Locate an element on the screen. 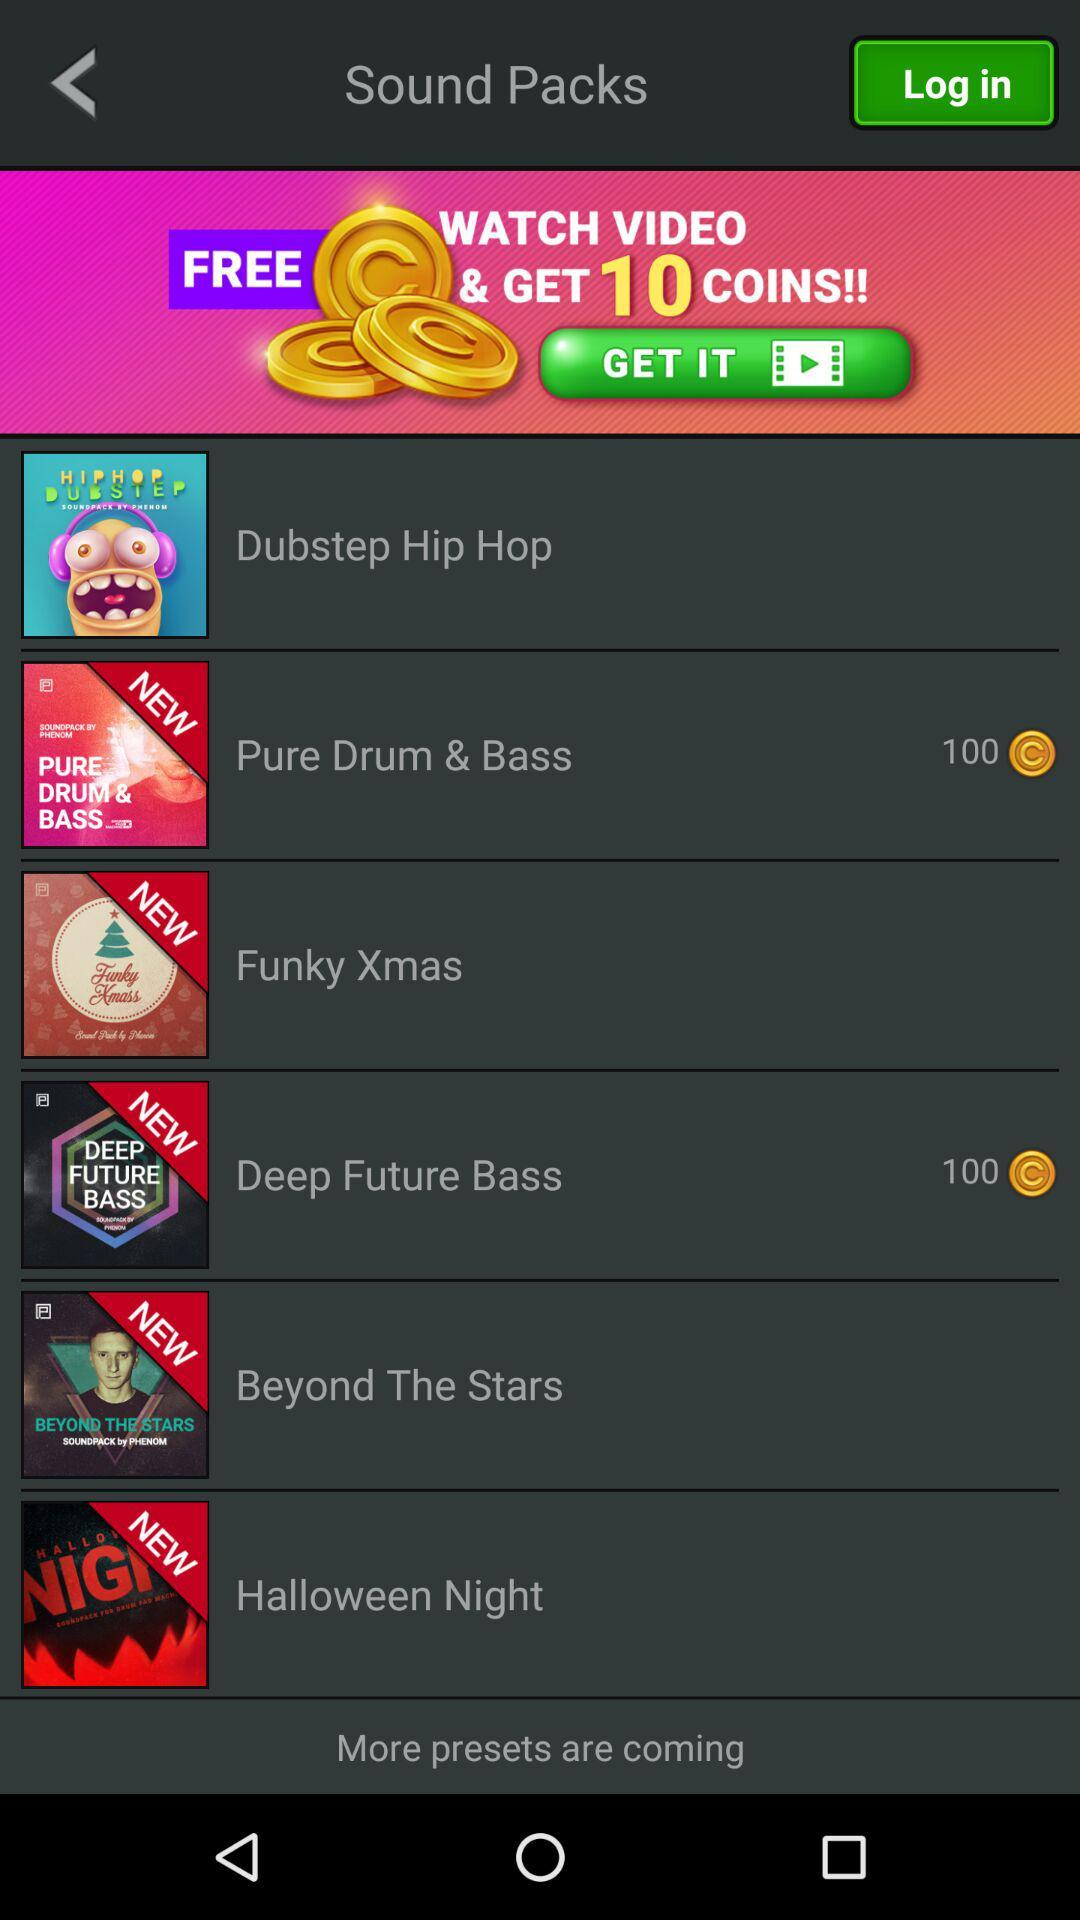  pure drum & bass icon is located at coordinates (404, 752).